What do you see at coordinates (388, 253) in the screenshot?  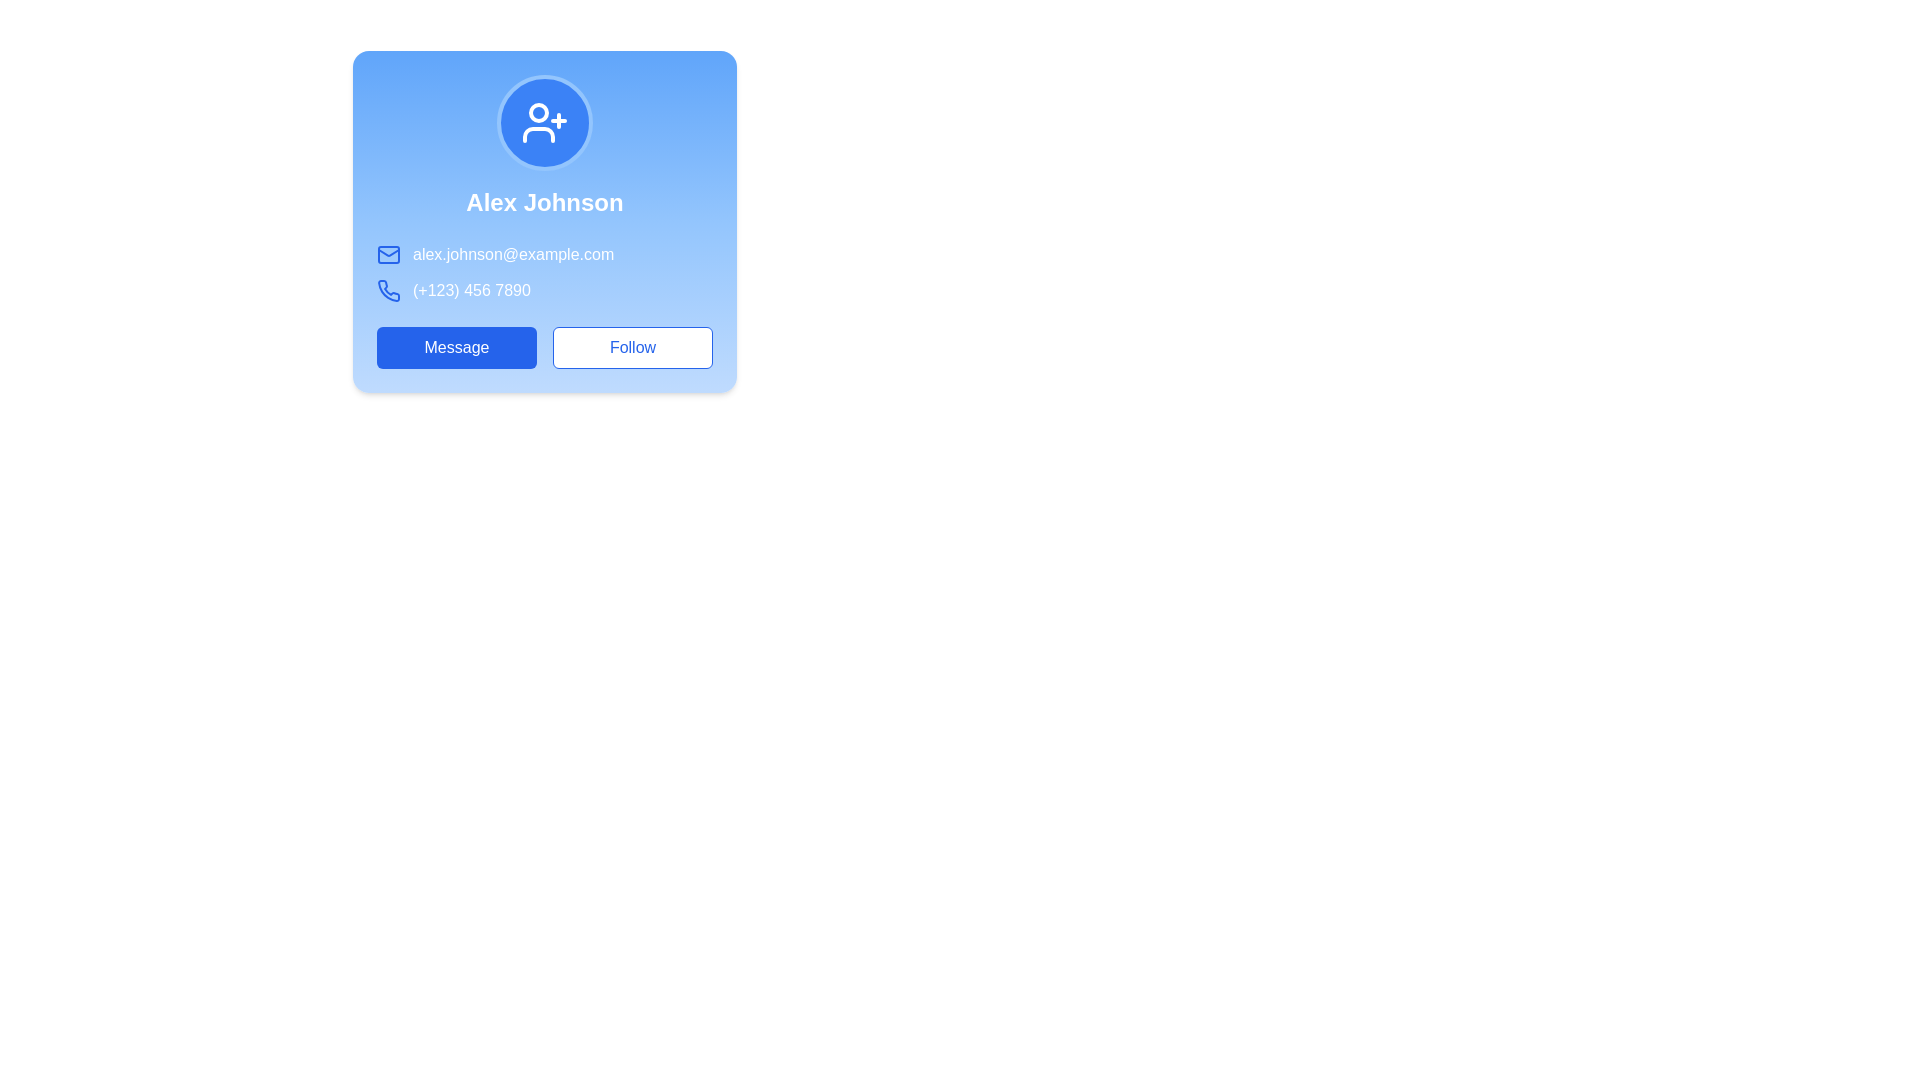 I see `the mail icon, which visually represents the email address, located in the contact information section of the card, positioned as the first element from the left` at bounding box center [388, 253].